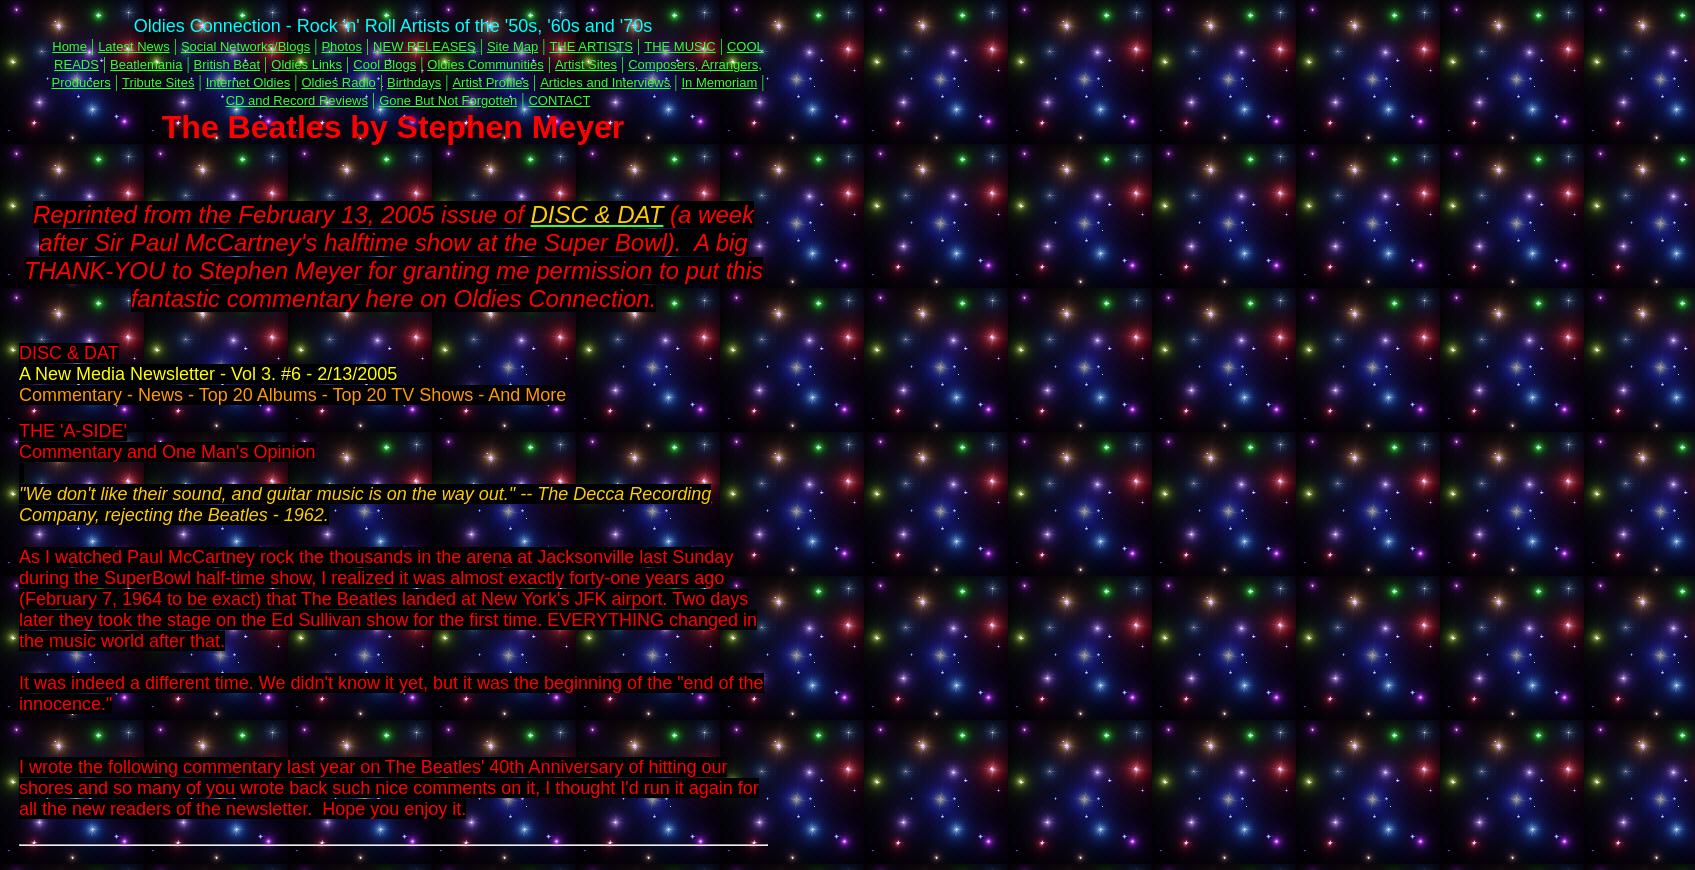 The width and height of the screenshot is (1695, 870). I want to click on 'In Memoriam', so click(718, 81).